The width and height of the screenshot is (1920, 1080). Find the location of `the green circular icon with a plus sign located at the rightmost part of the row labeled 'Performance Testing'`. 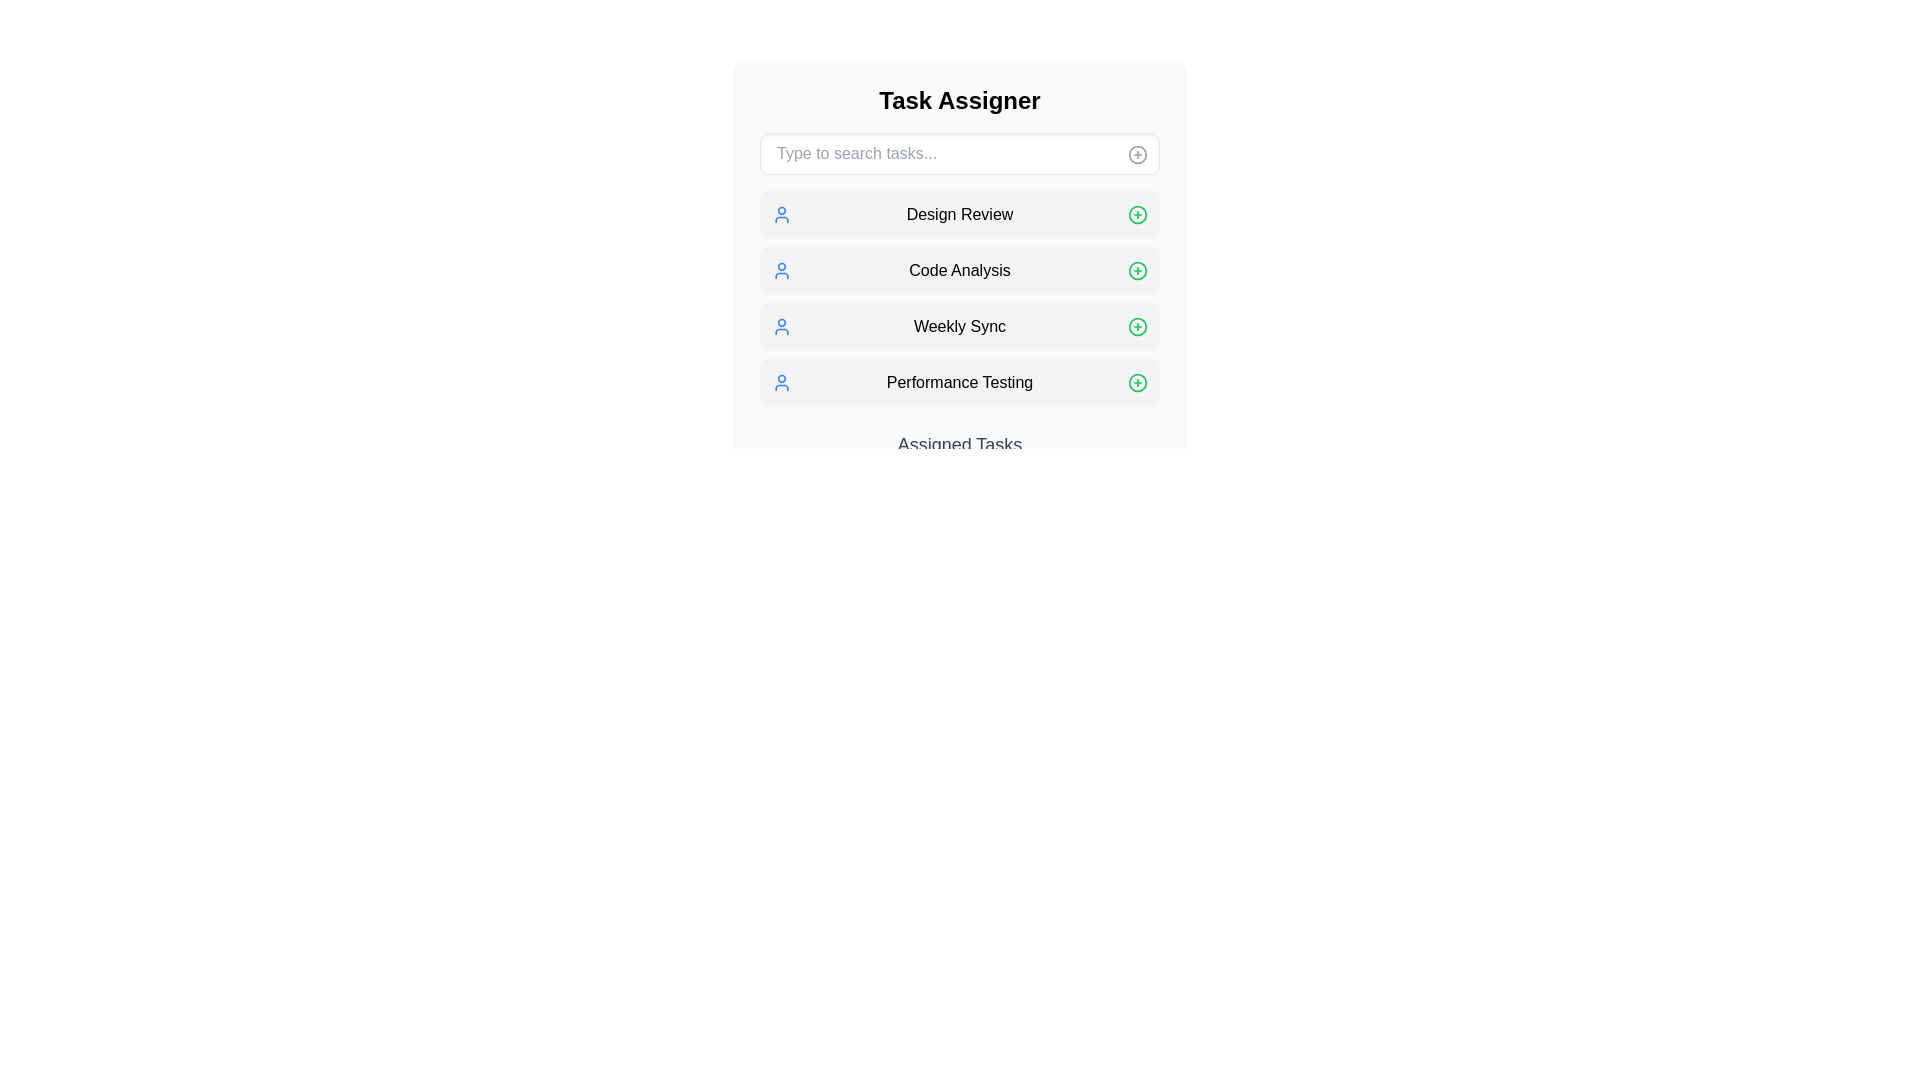

the green circular icon with a plus sign located at the rightmost part of the row labeled 'Performance Testing' is located at coordinates (1137, 382).